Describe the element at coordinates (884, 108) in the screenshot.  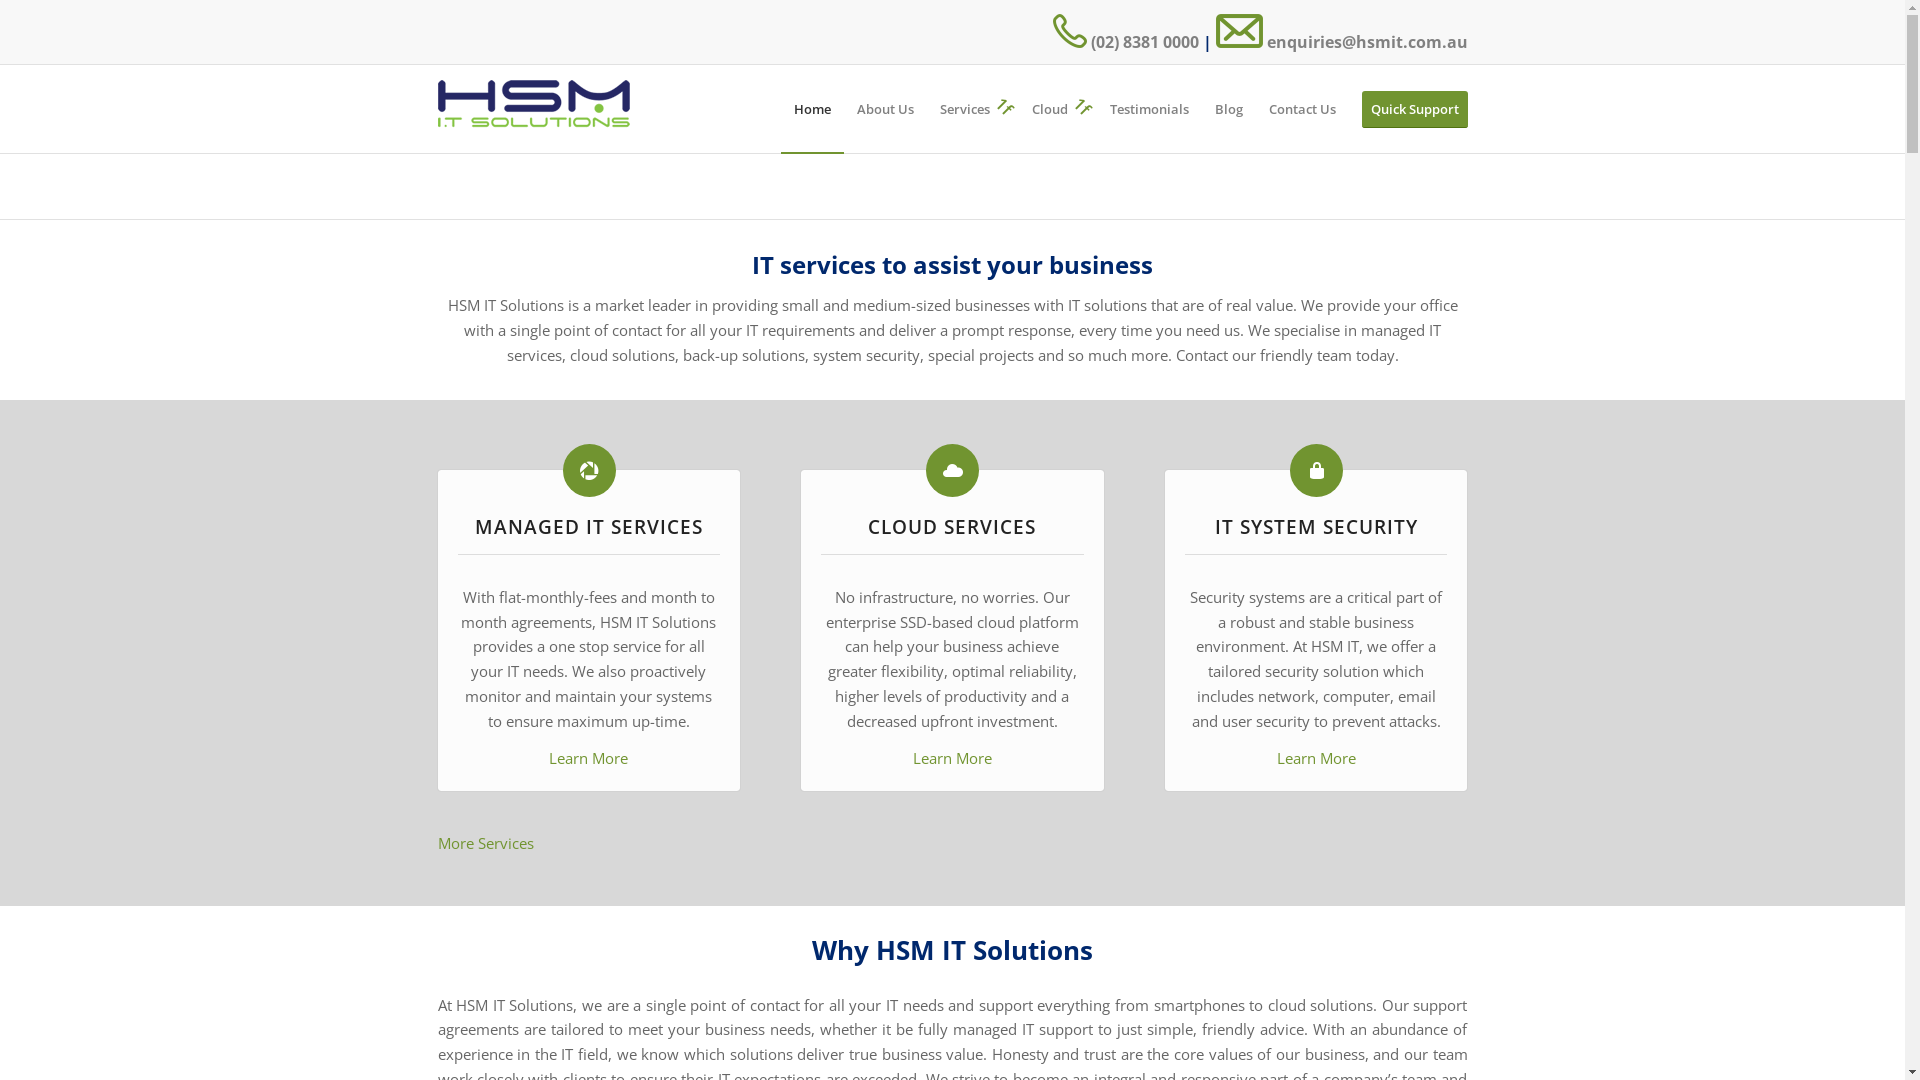
I see `'About Us'` at that location.